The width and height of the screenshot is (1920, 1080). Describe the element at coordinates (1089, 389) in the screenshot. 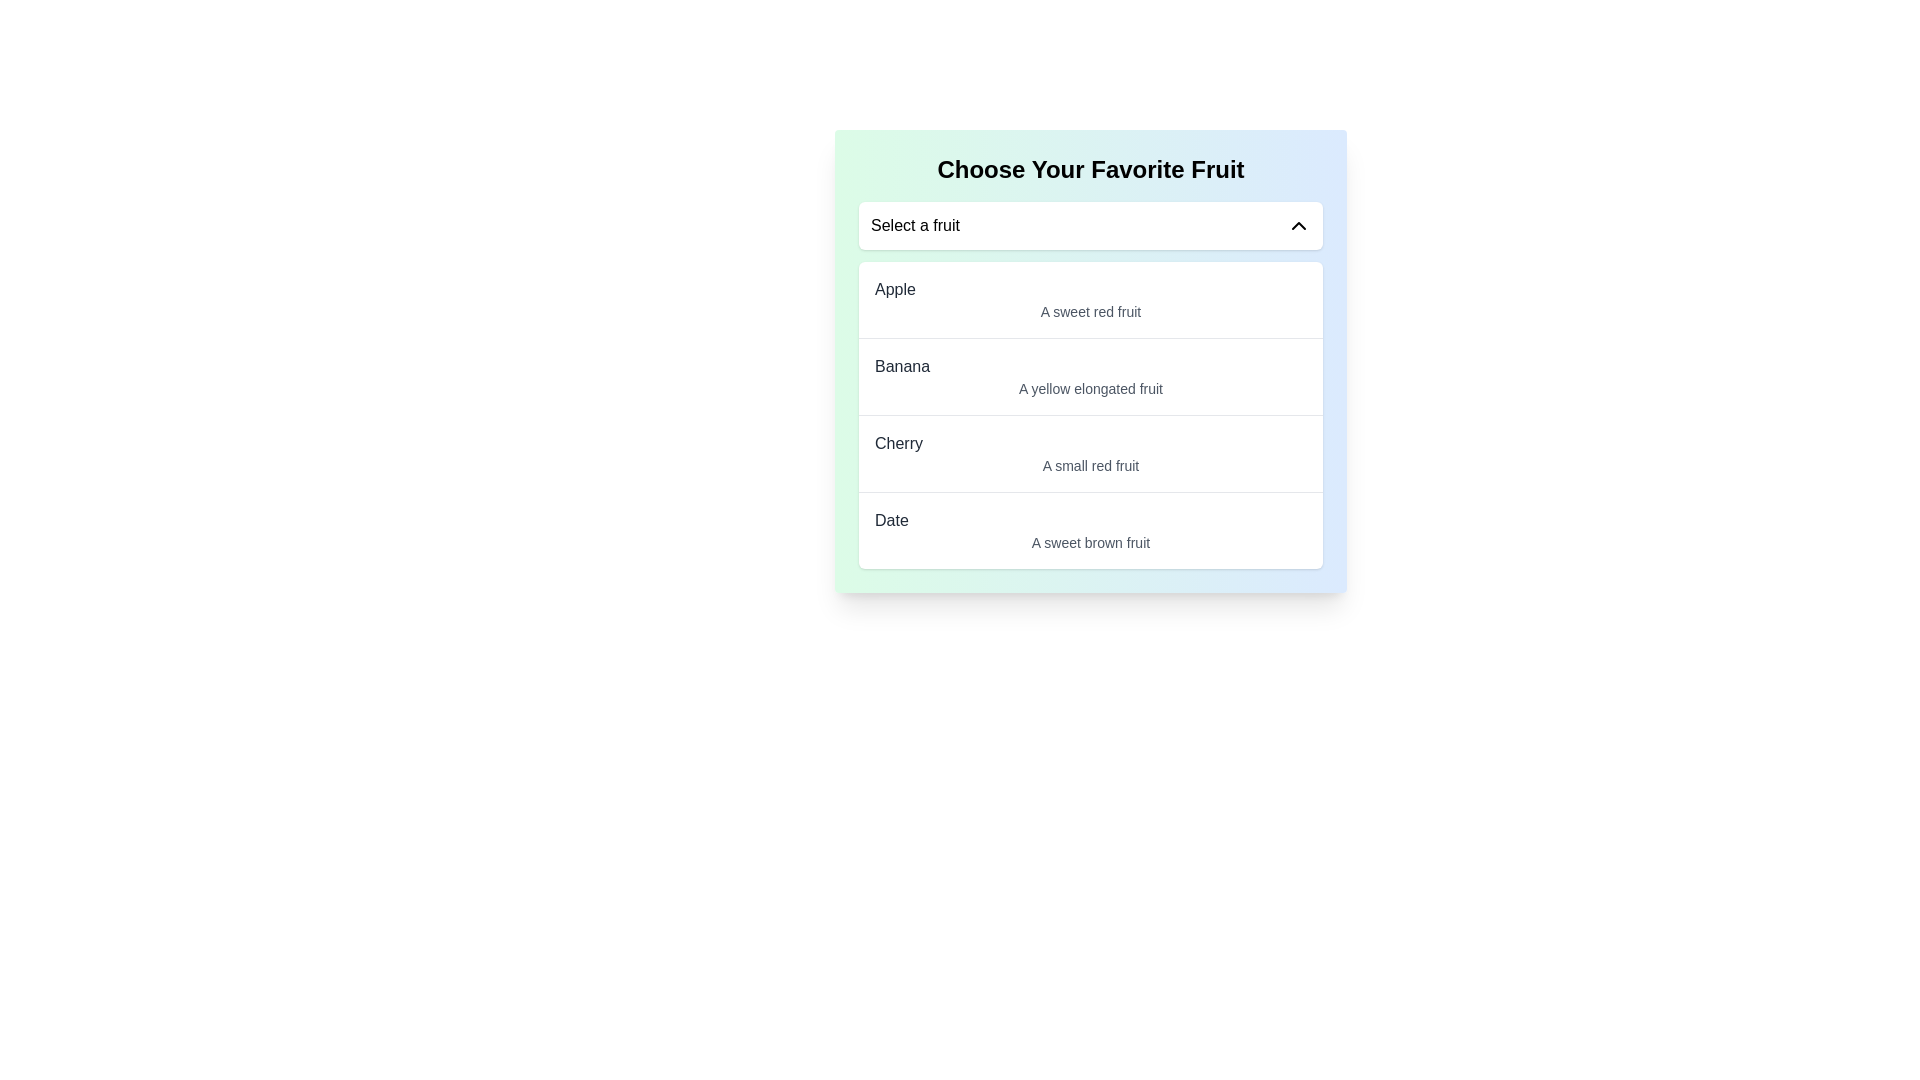

I see `text content of the label displaying 'A yellow elongated fruit', which is part of the dropdown menu for selecting fruits and is associated with the label 'Banana'` at that location.